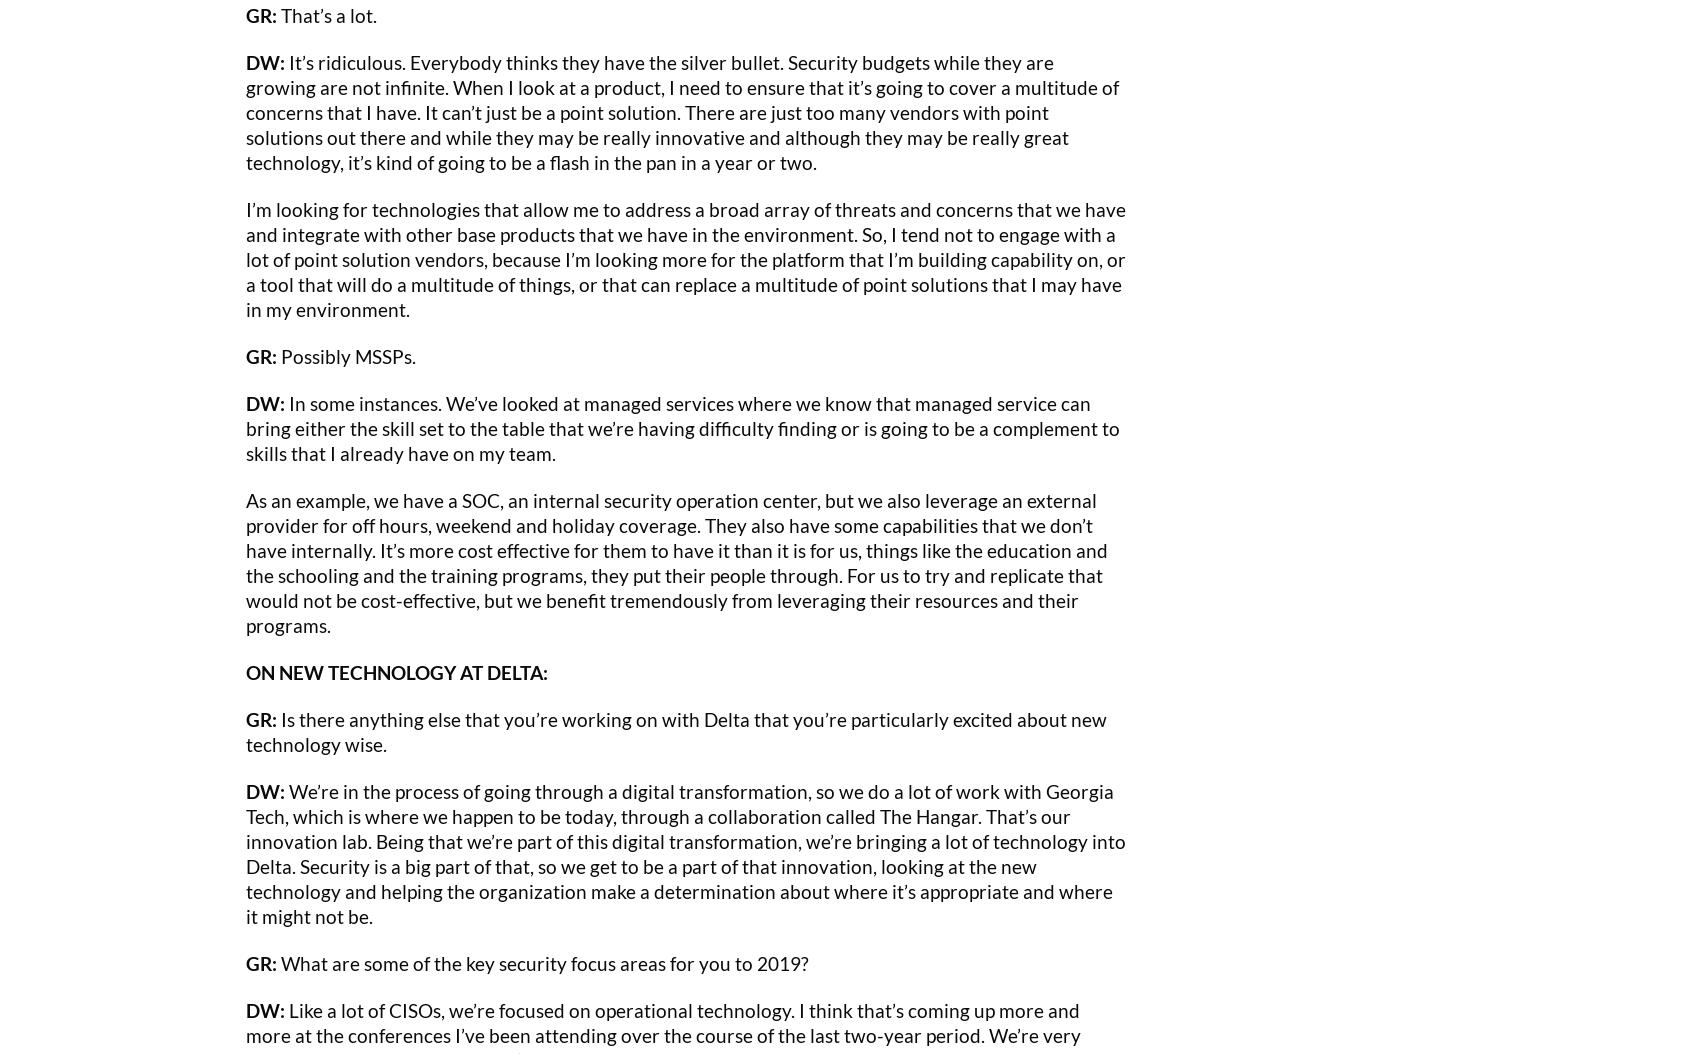 The width and height of the screenshot is (1692, 1054). What do you see at coordinates (682, 111) in the screenshot?
I see `'It’s ridiculous. Everybody thinks they have the silver bullet. Security budgets while they are growing are not infinite. When I look at a product, I need to ensure that it’s going to cover a multitude of concerns that I have. It can’t just be a point solution. There are just too many vendors with point solutions out there and while they may be really innovative and although they may be really great technology, it’s kind of going to be a flash in the pan in a year or two.'` at bounding box center [682, 111].